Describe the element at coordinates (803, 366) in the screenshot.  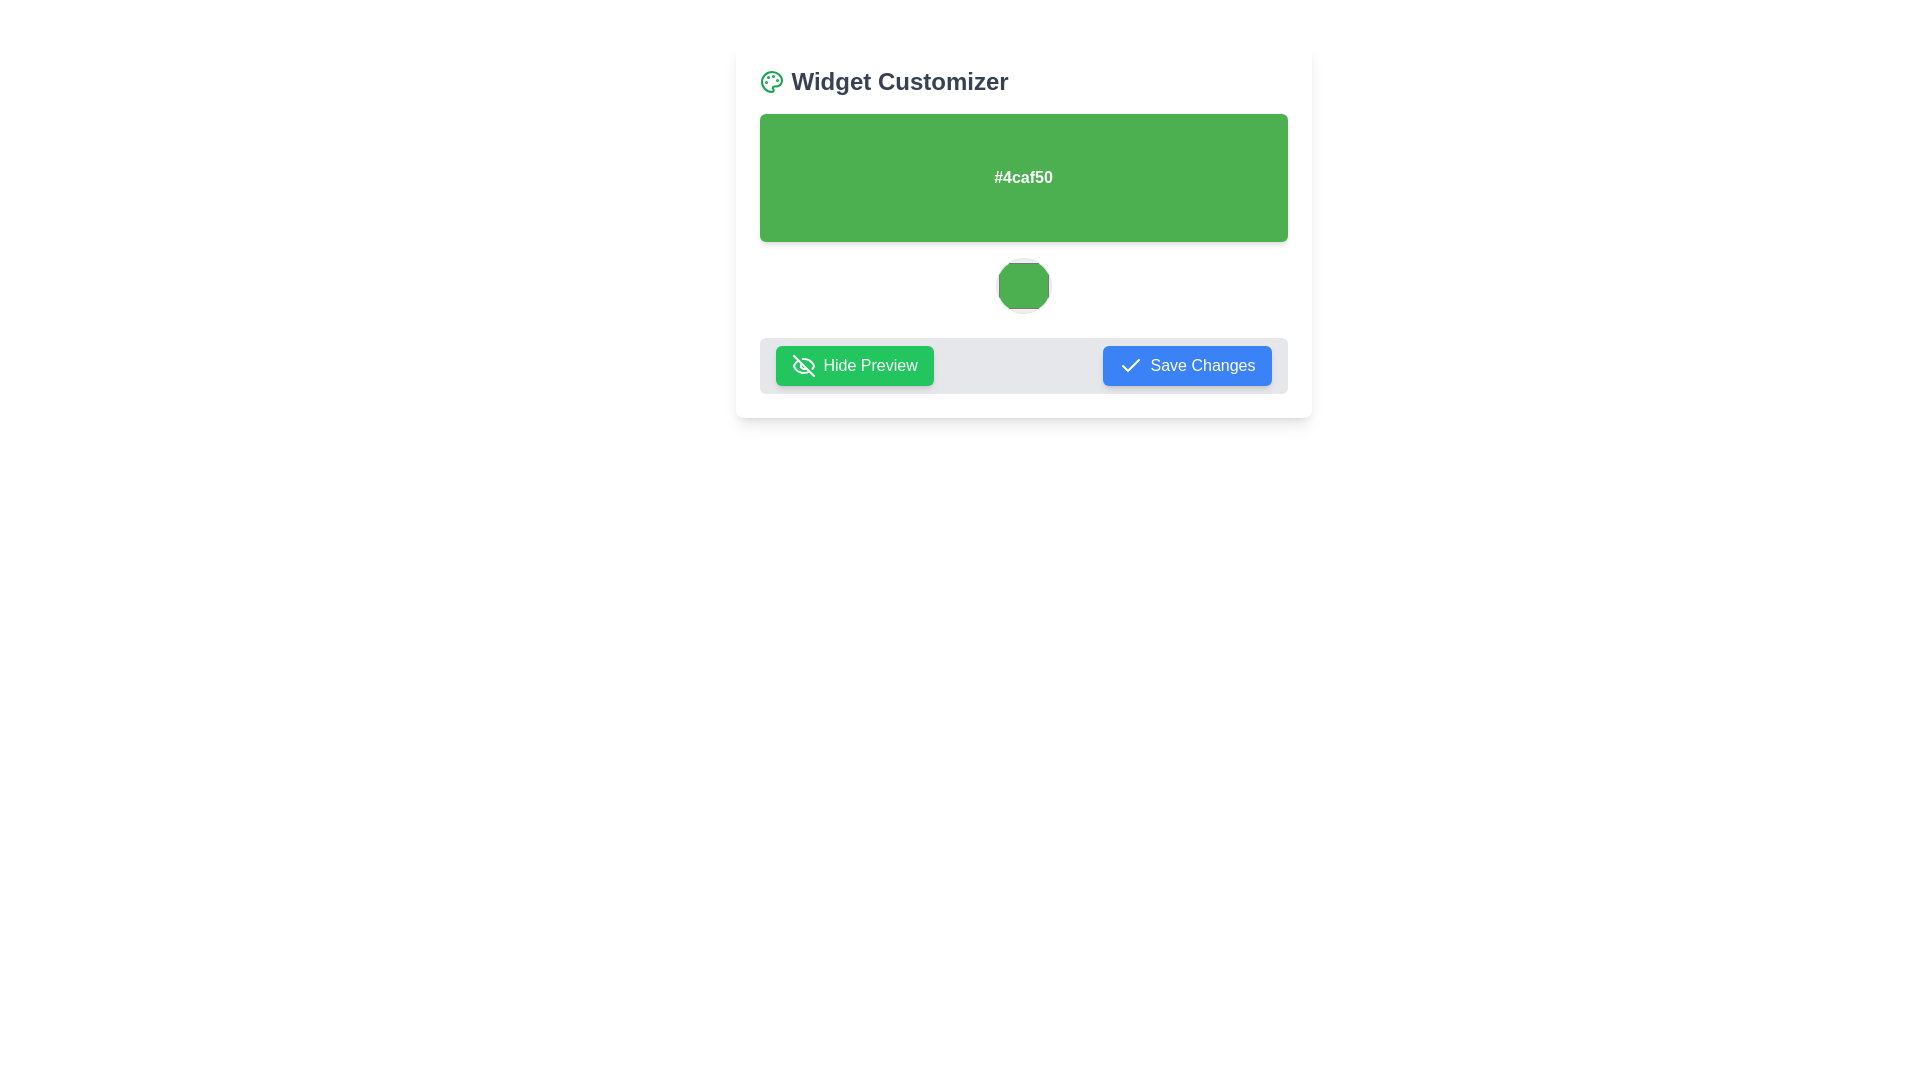
I see `the small diagonal line icon within the 'Hide Preview' button that has a green background, located at the bottom left of the content area` at that location.